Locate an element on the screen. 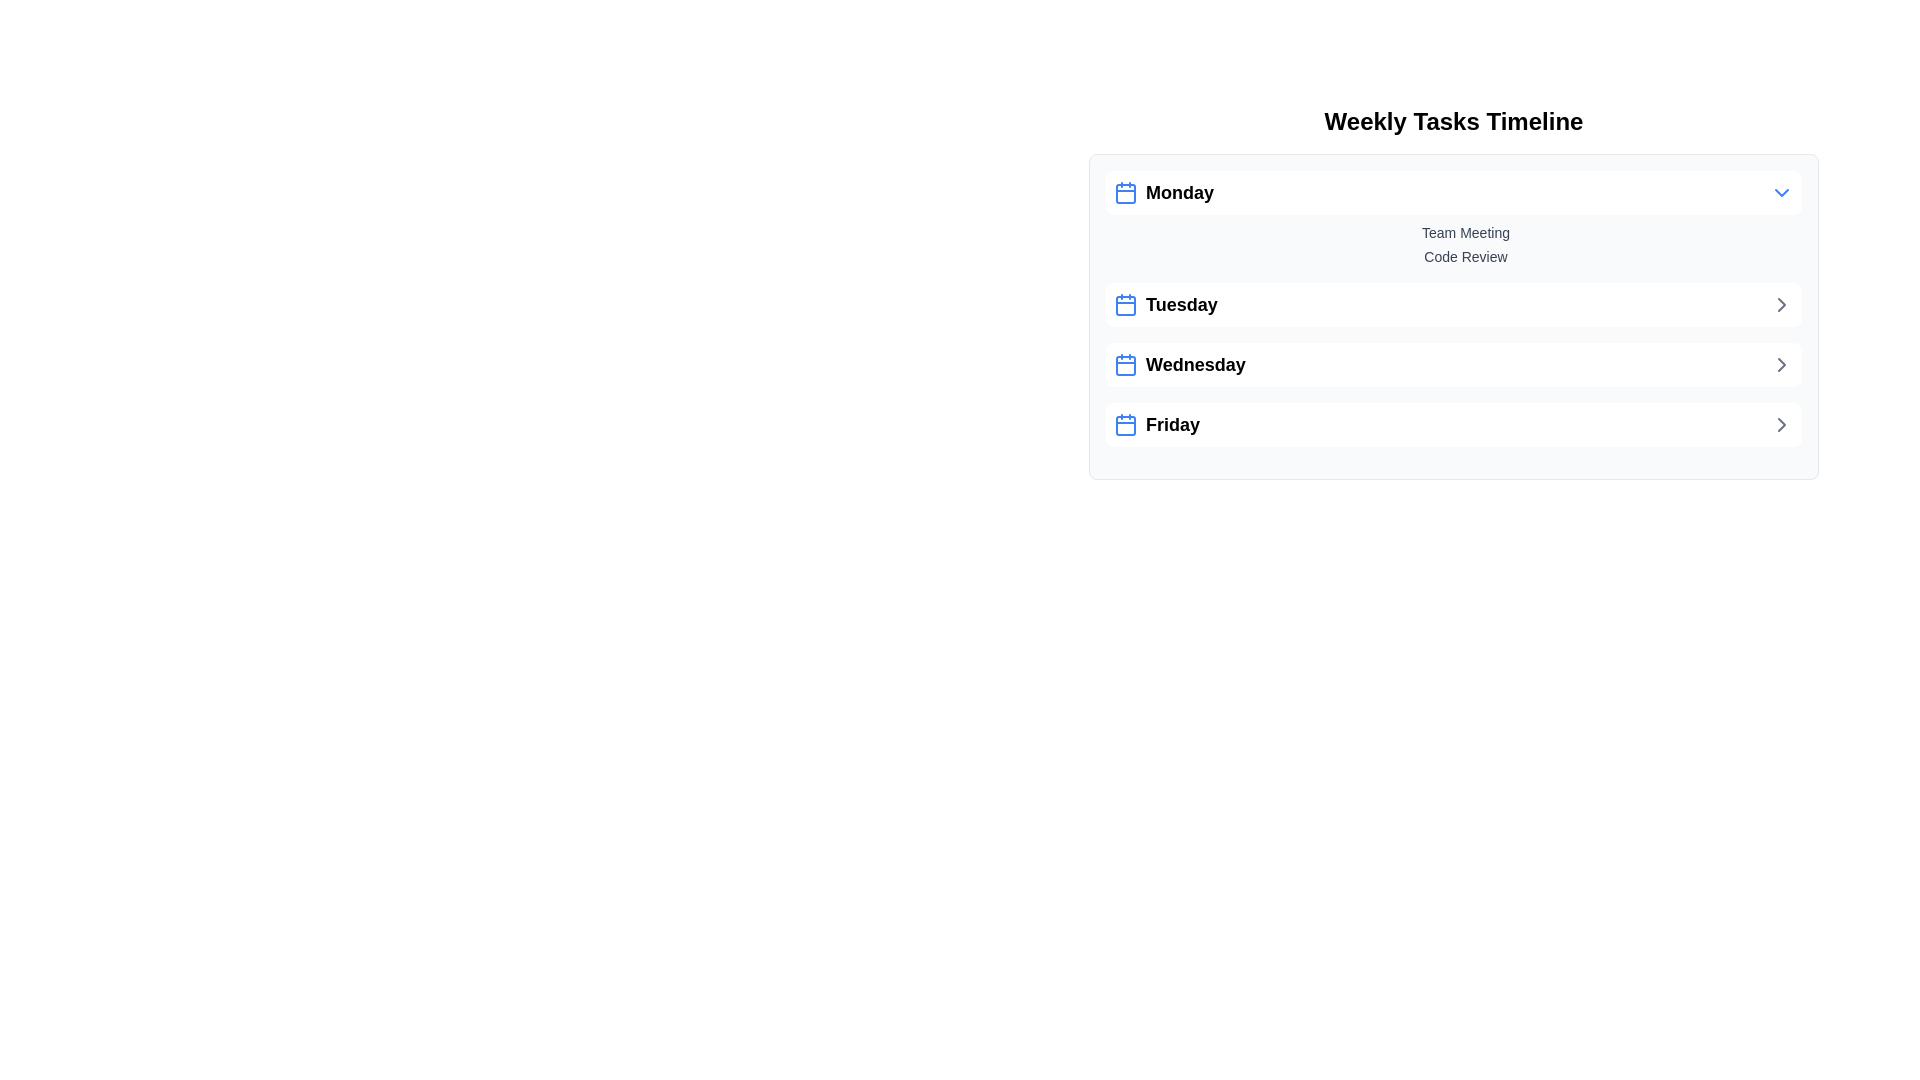  the downward chevron arrow icon in the upper-right corner of the 'Monday' section within the 'Weekly Tasks Timeline' is located at coordinates (1781, 192).